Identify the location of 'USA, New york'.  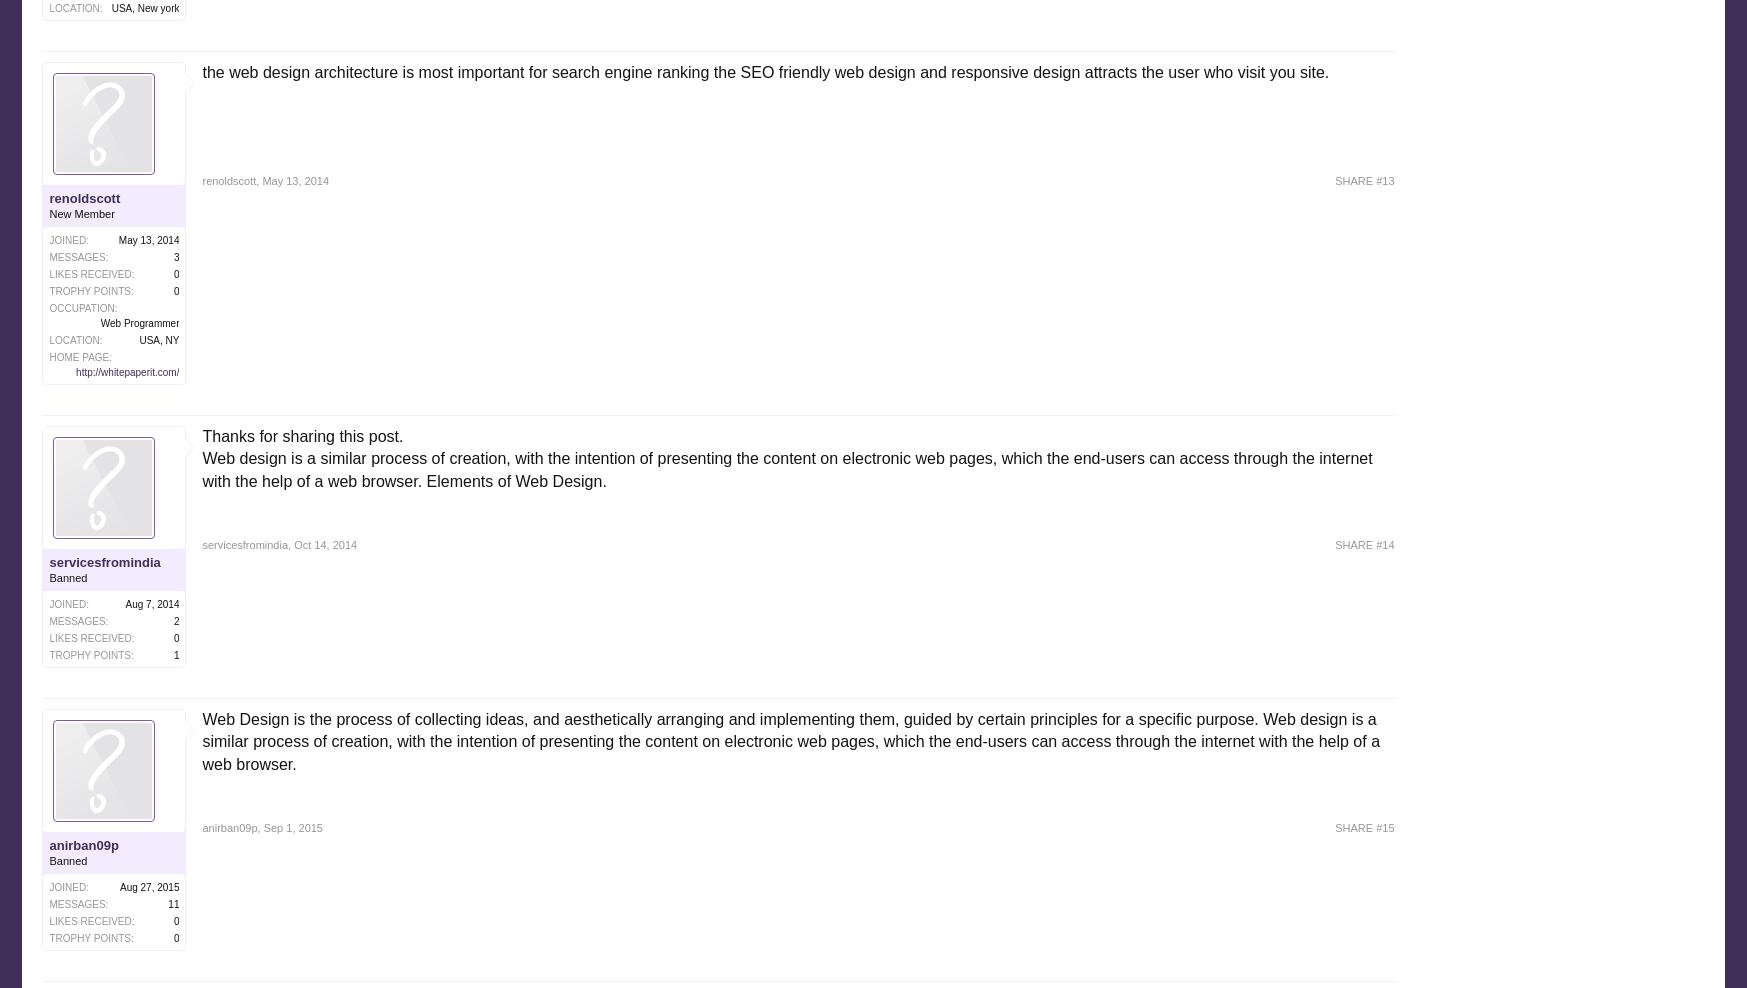
(110, 6).